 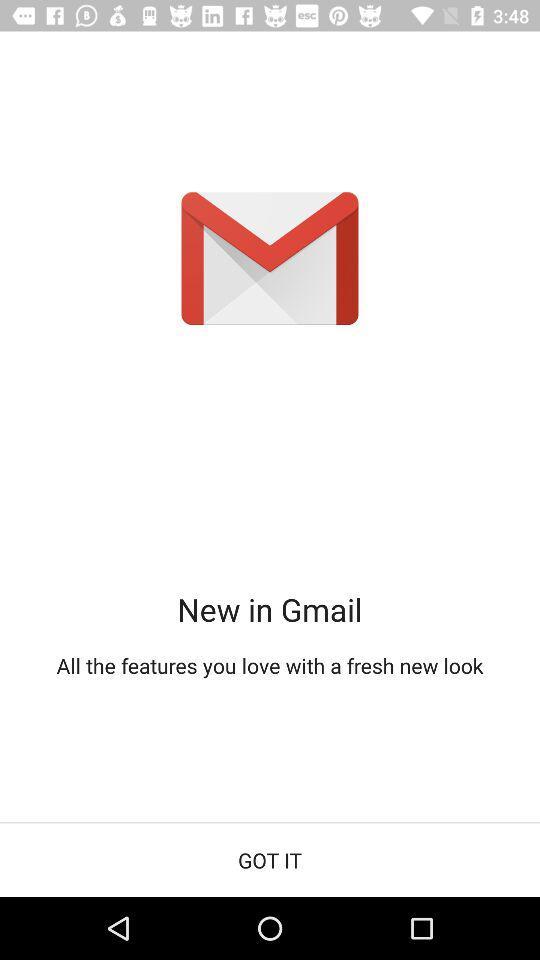 What do you see at coordinates (270, 859) in the screenshot?
I see `got it` at bounding box center [270, 859].